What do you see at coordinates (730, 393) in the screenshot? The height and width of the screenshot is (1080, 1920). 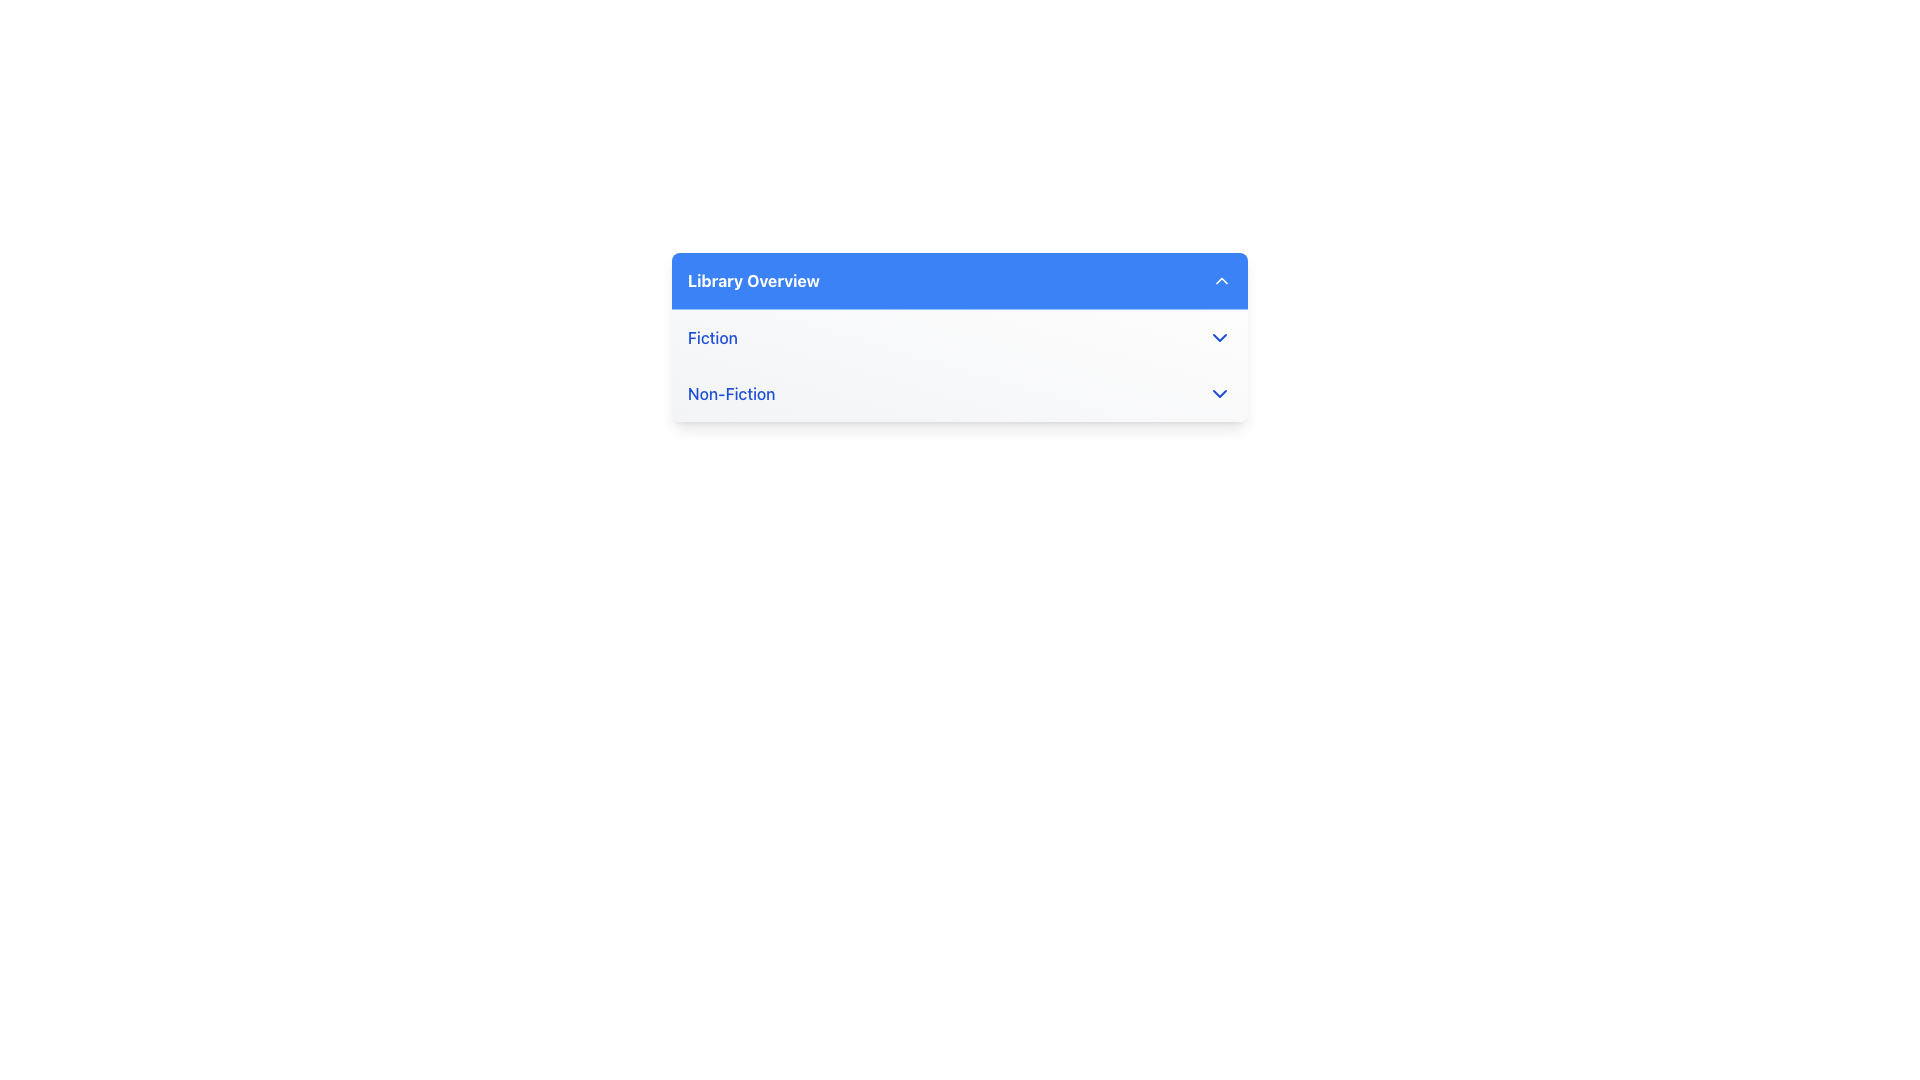 I see `text content of the 'Non-Fiction' label in the dropdown list, which is the second entry in the list` at bounding box center [730, 393].